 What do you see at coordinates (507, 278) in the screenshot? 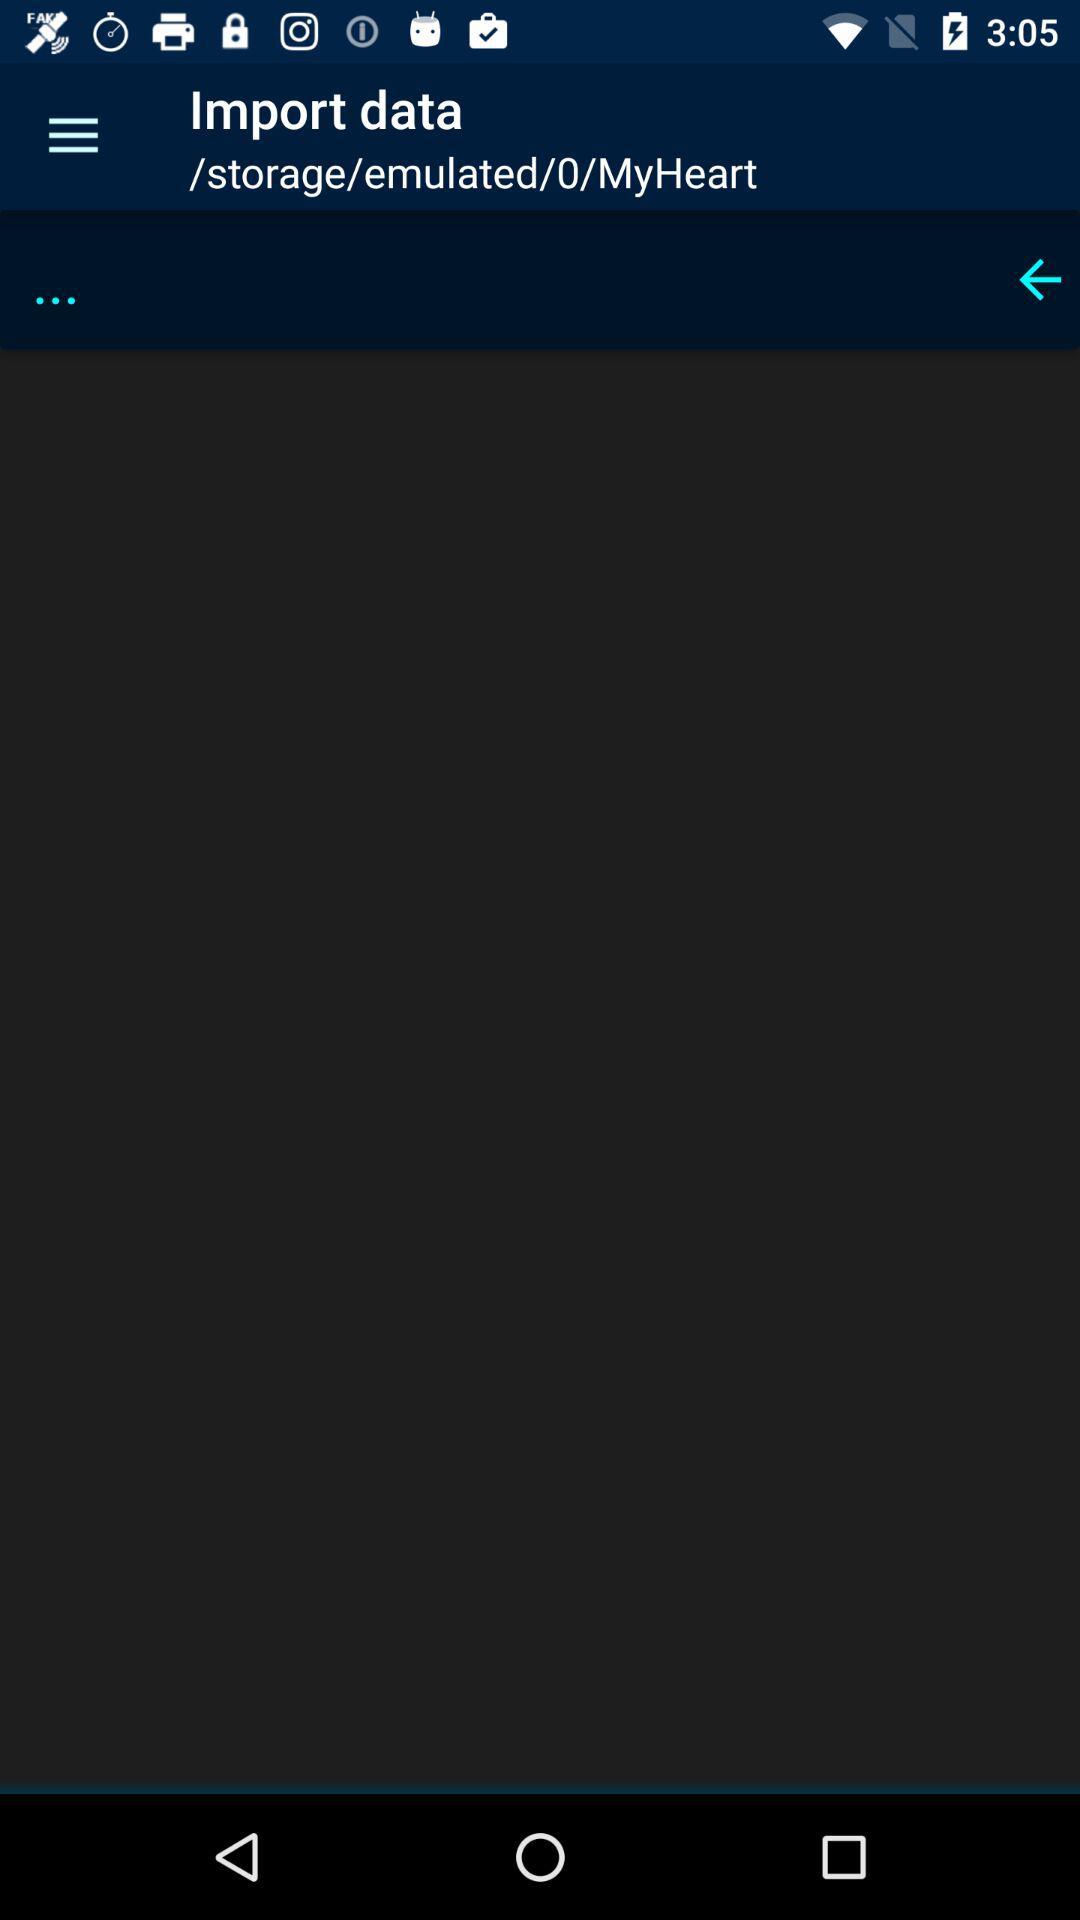
I see `... item` at bounding box center [507, 278].